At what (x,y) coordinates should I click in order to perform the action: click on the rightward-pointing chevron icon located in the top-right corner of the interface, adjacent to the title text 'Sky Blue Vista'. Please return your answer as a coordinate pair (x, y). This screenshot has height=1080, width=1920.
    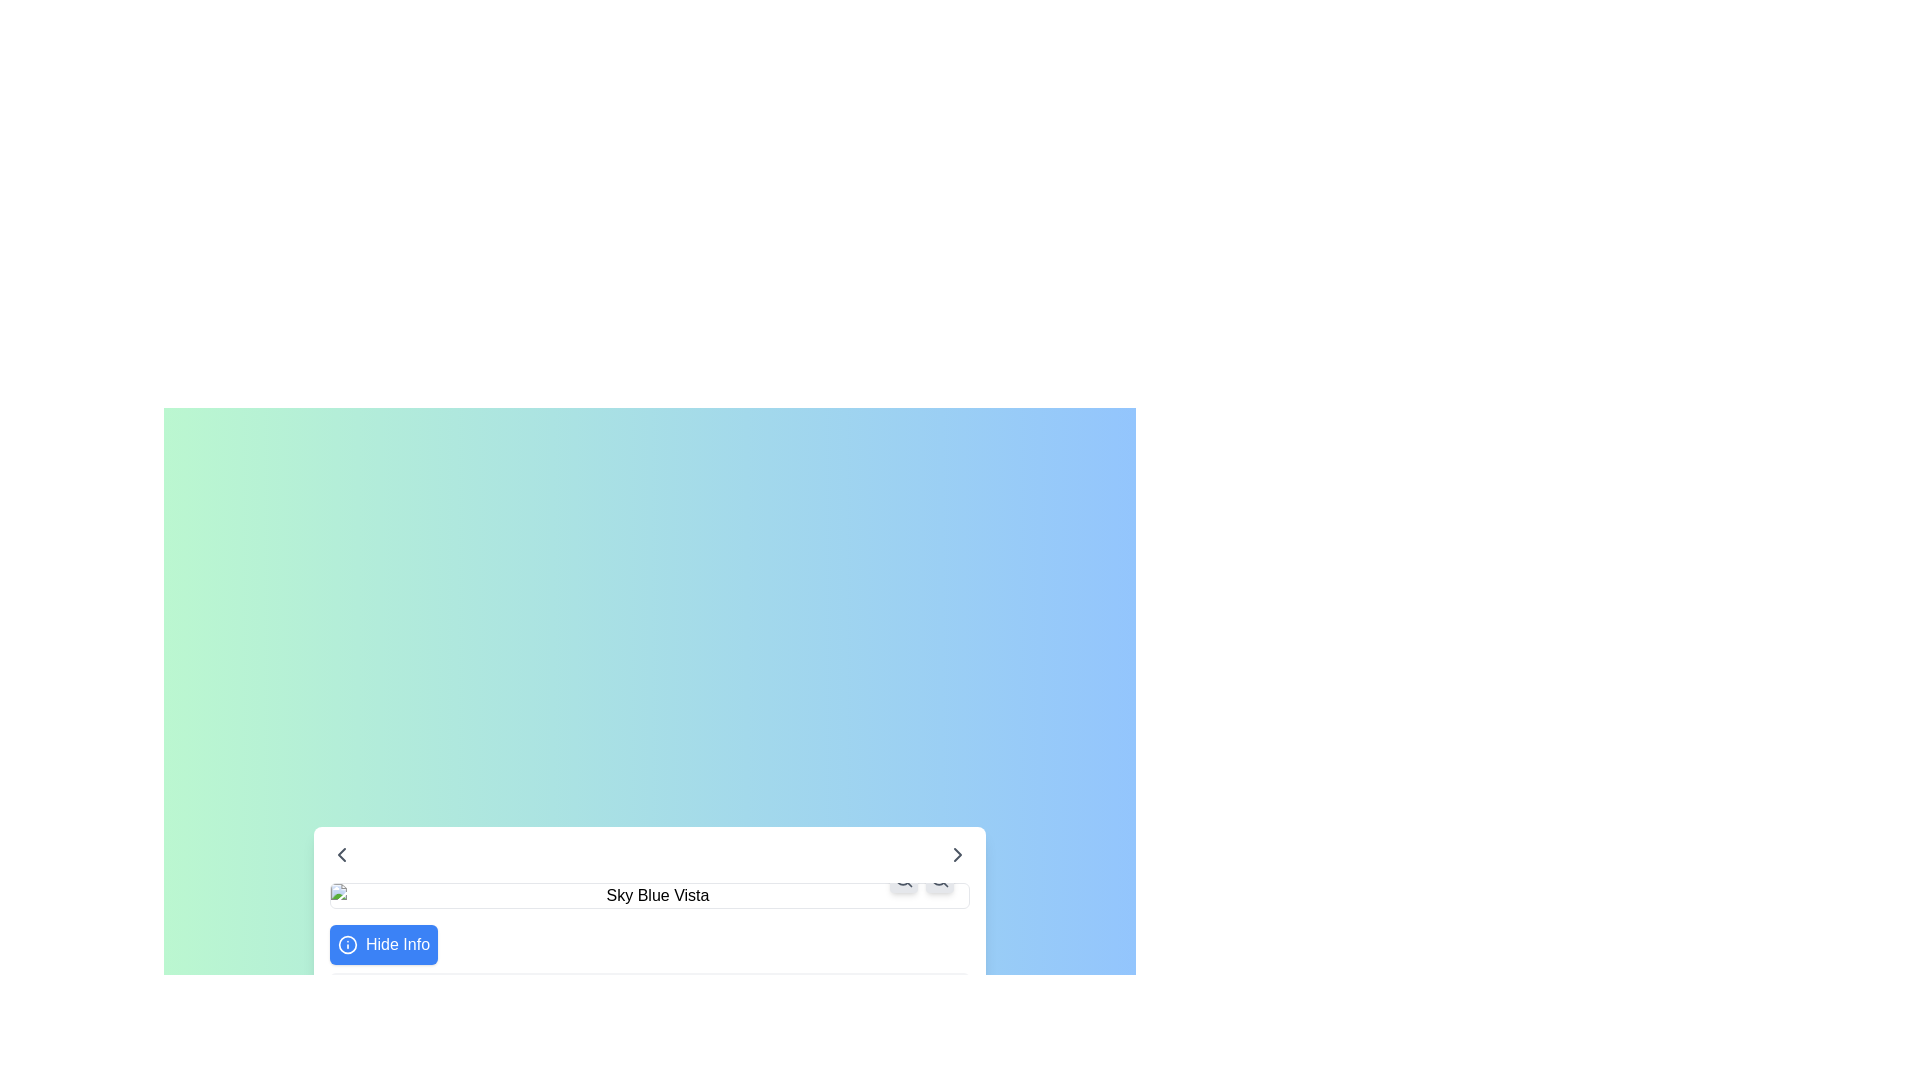
    Looking at the image, I should click on (957, 855).